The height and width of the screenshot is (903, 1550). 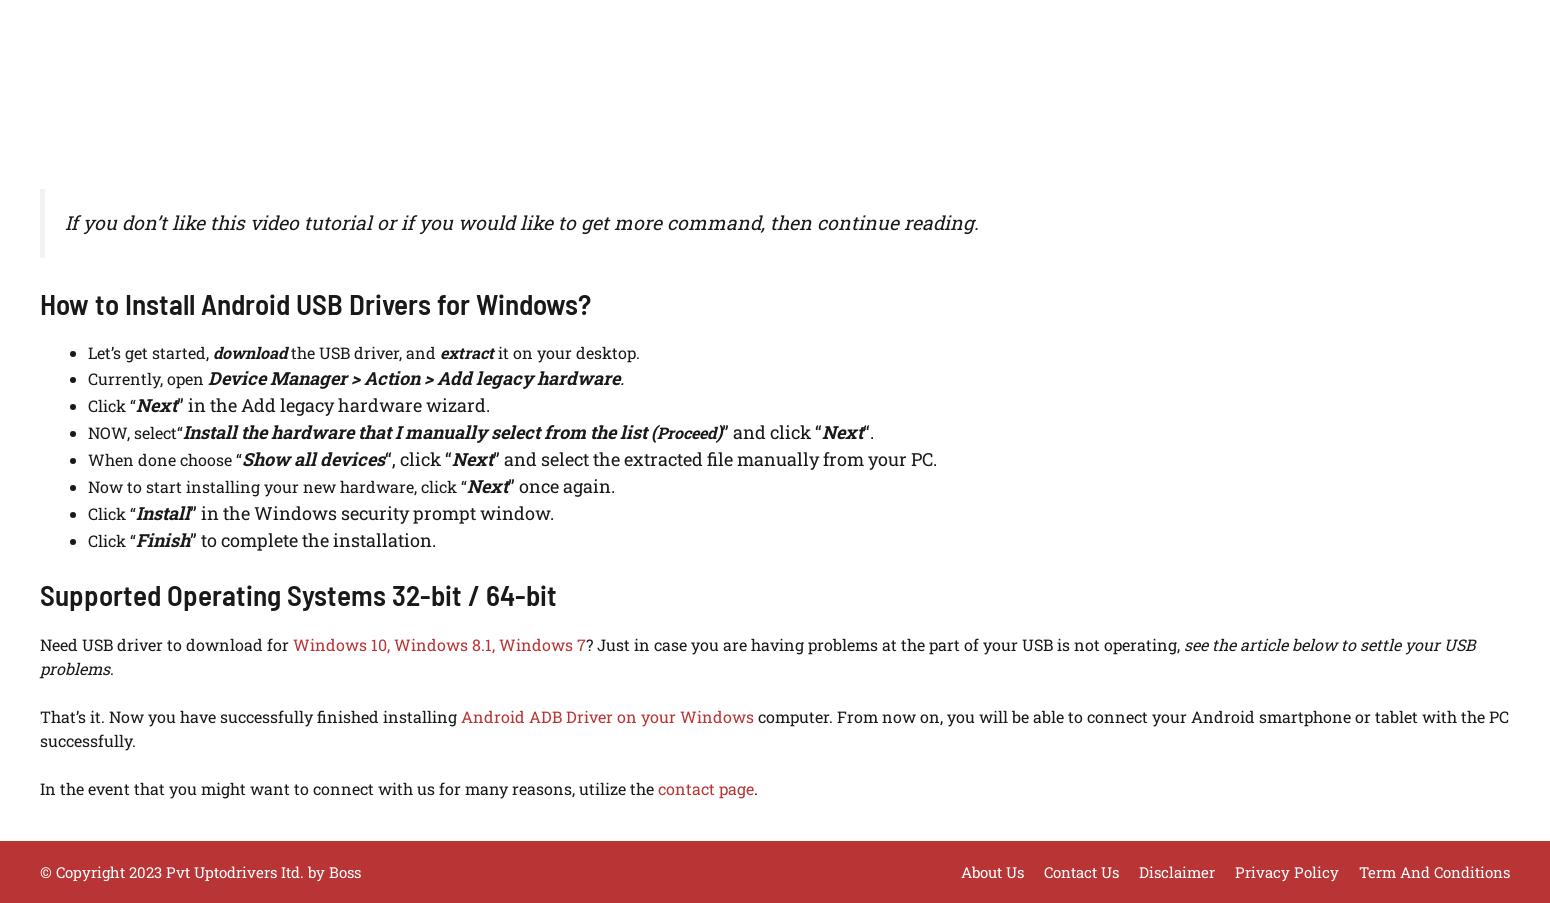 I want to click on 'Proceed', so click(x=656, y=431).